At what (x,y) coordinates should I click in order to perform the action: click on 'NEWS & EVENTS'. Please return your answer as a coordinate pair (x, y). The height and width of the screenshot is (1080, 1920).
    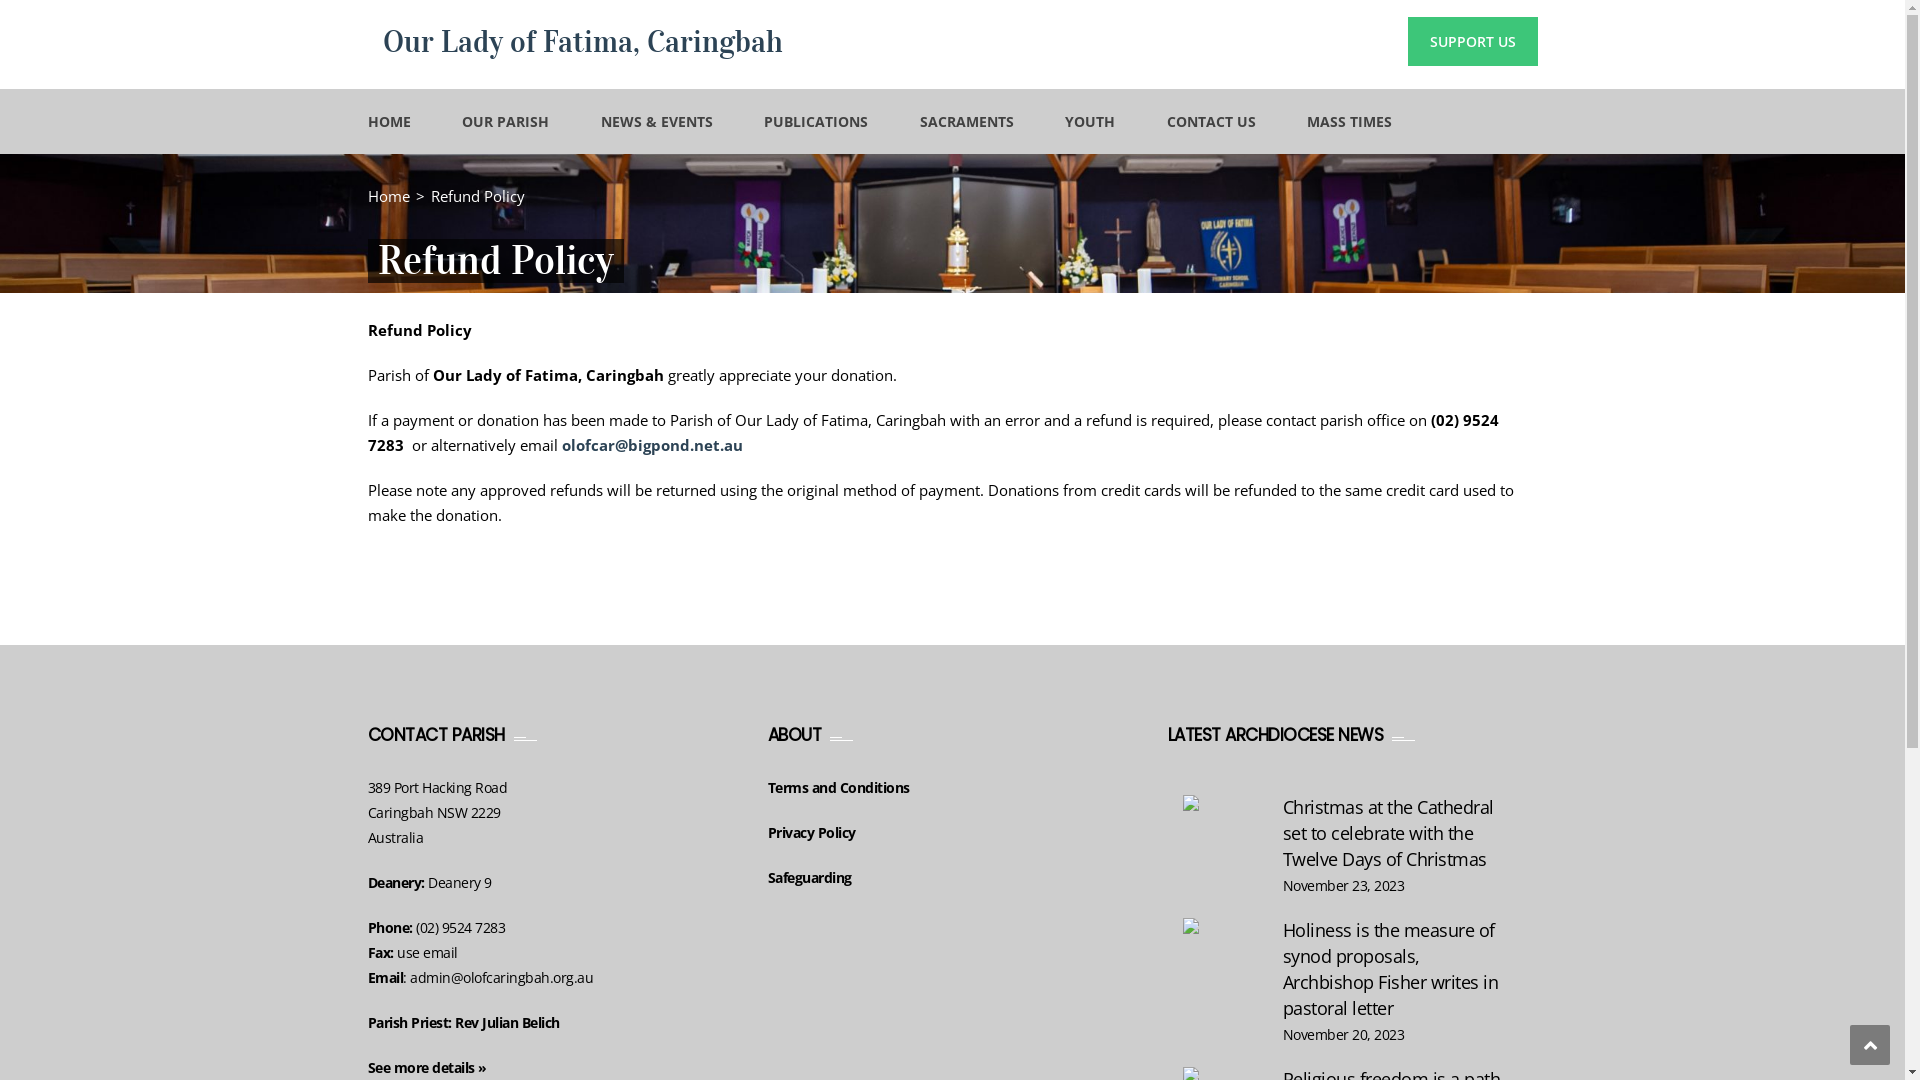
    Looking at the image, I should click on (656, 121).